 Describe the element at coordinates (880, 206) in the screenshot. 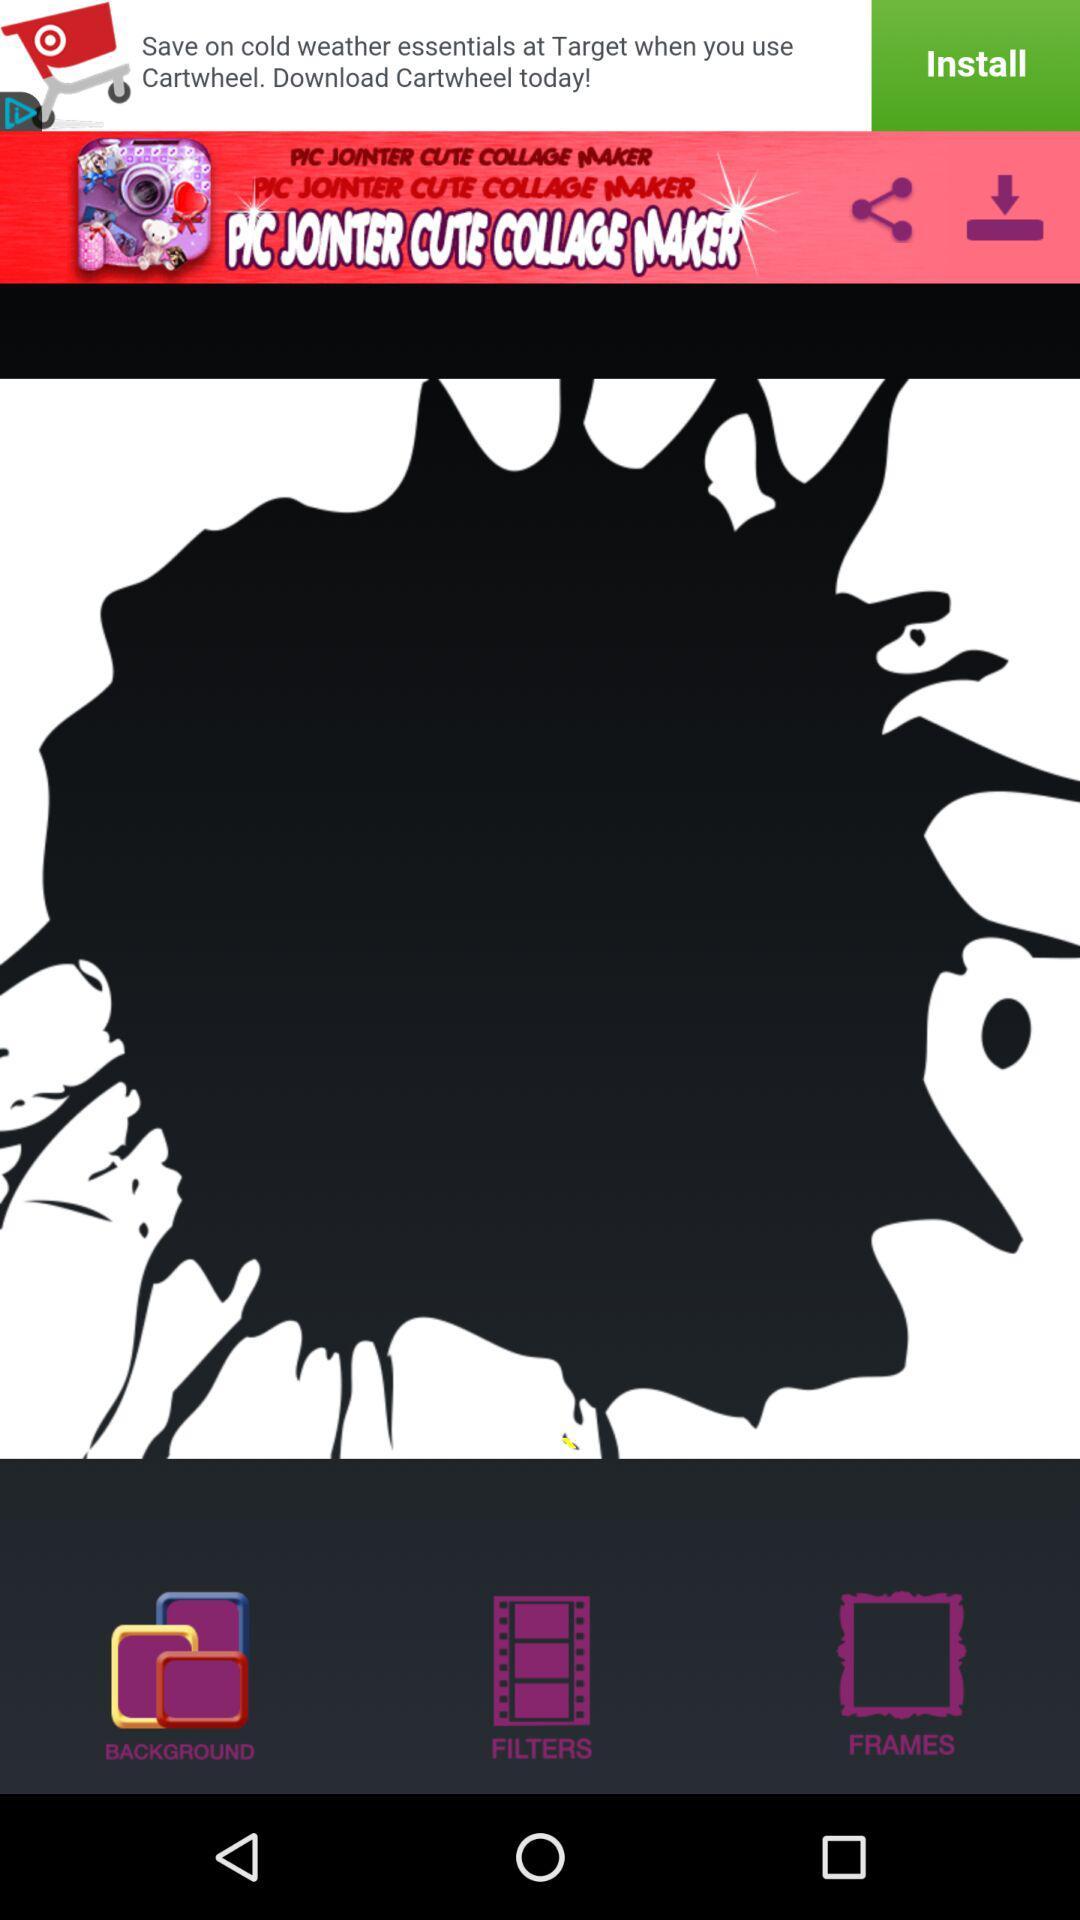

I see `share this content` at that location.